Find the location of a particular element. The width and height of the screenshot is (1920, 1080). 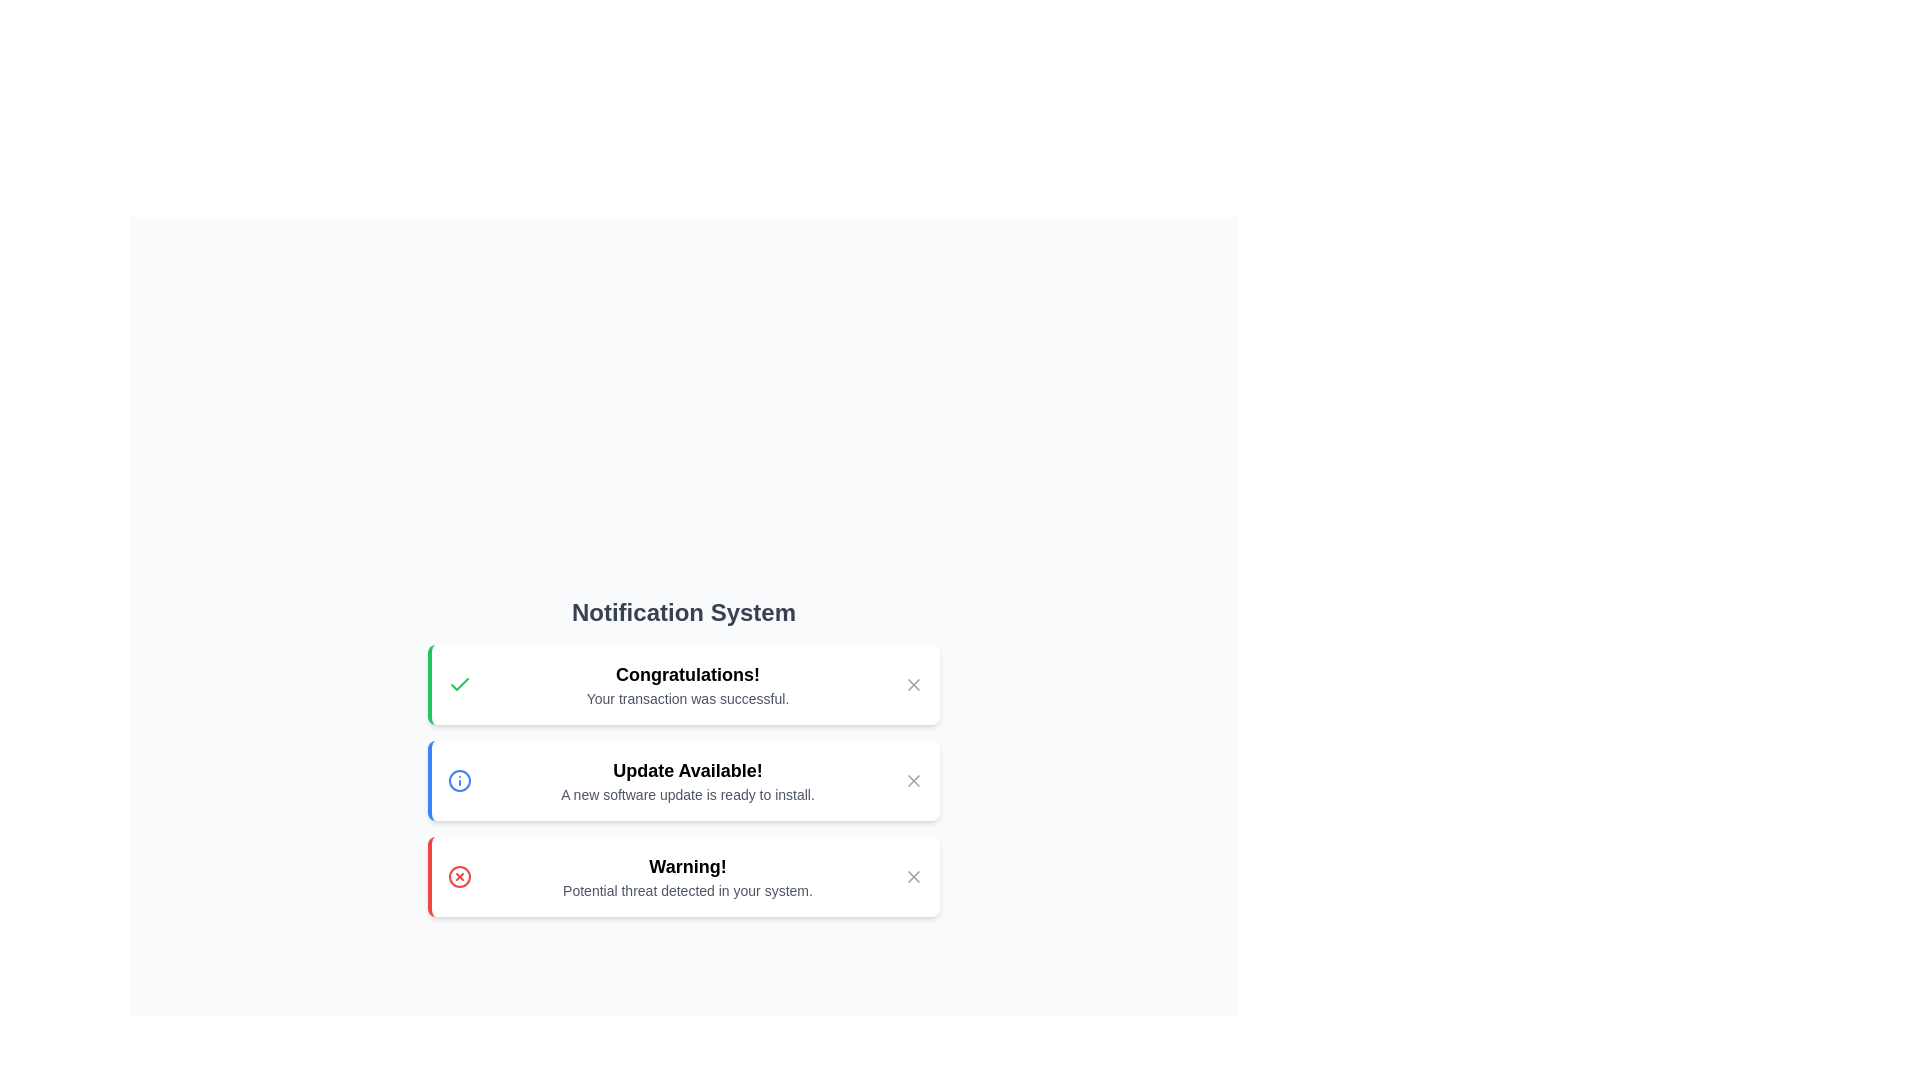

the informational icon located at the upper-left corner of the notification card that indicates an update is available is located at coordinates (459, 779).